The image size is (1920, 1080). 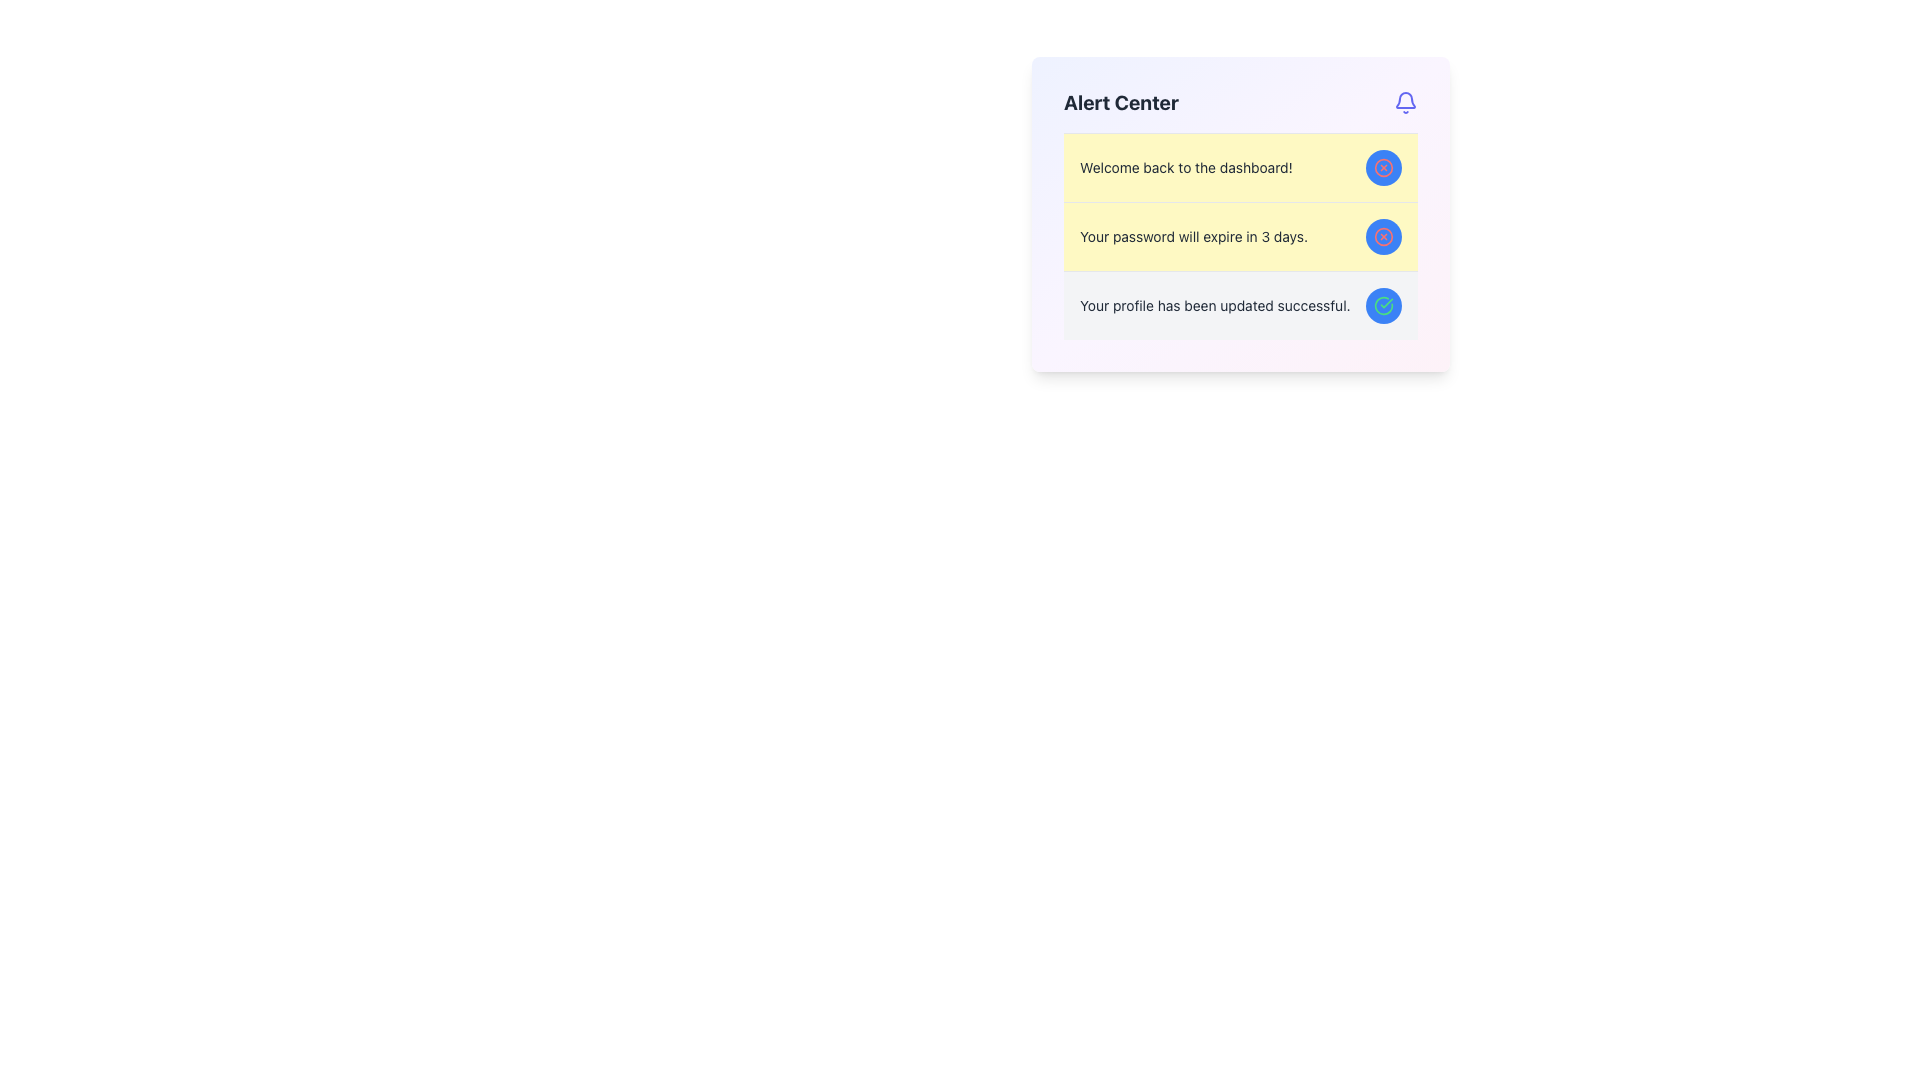 What do you see at coordinates (1382, 305) in the screenshot?
I see `the small circular icon representing a checkmark inside a blue circle with a green outline, located to the right of the three text entries in the Alert Center panel, aligned with the third text item` at bounding box center [1382, 305].